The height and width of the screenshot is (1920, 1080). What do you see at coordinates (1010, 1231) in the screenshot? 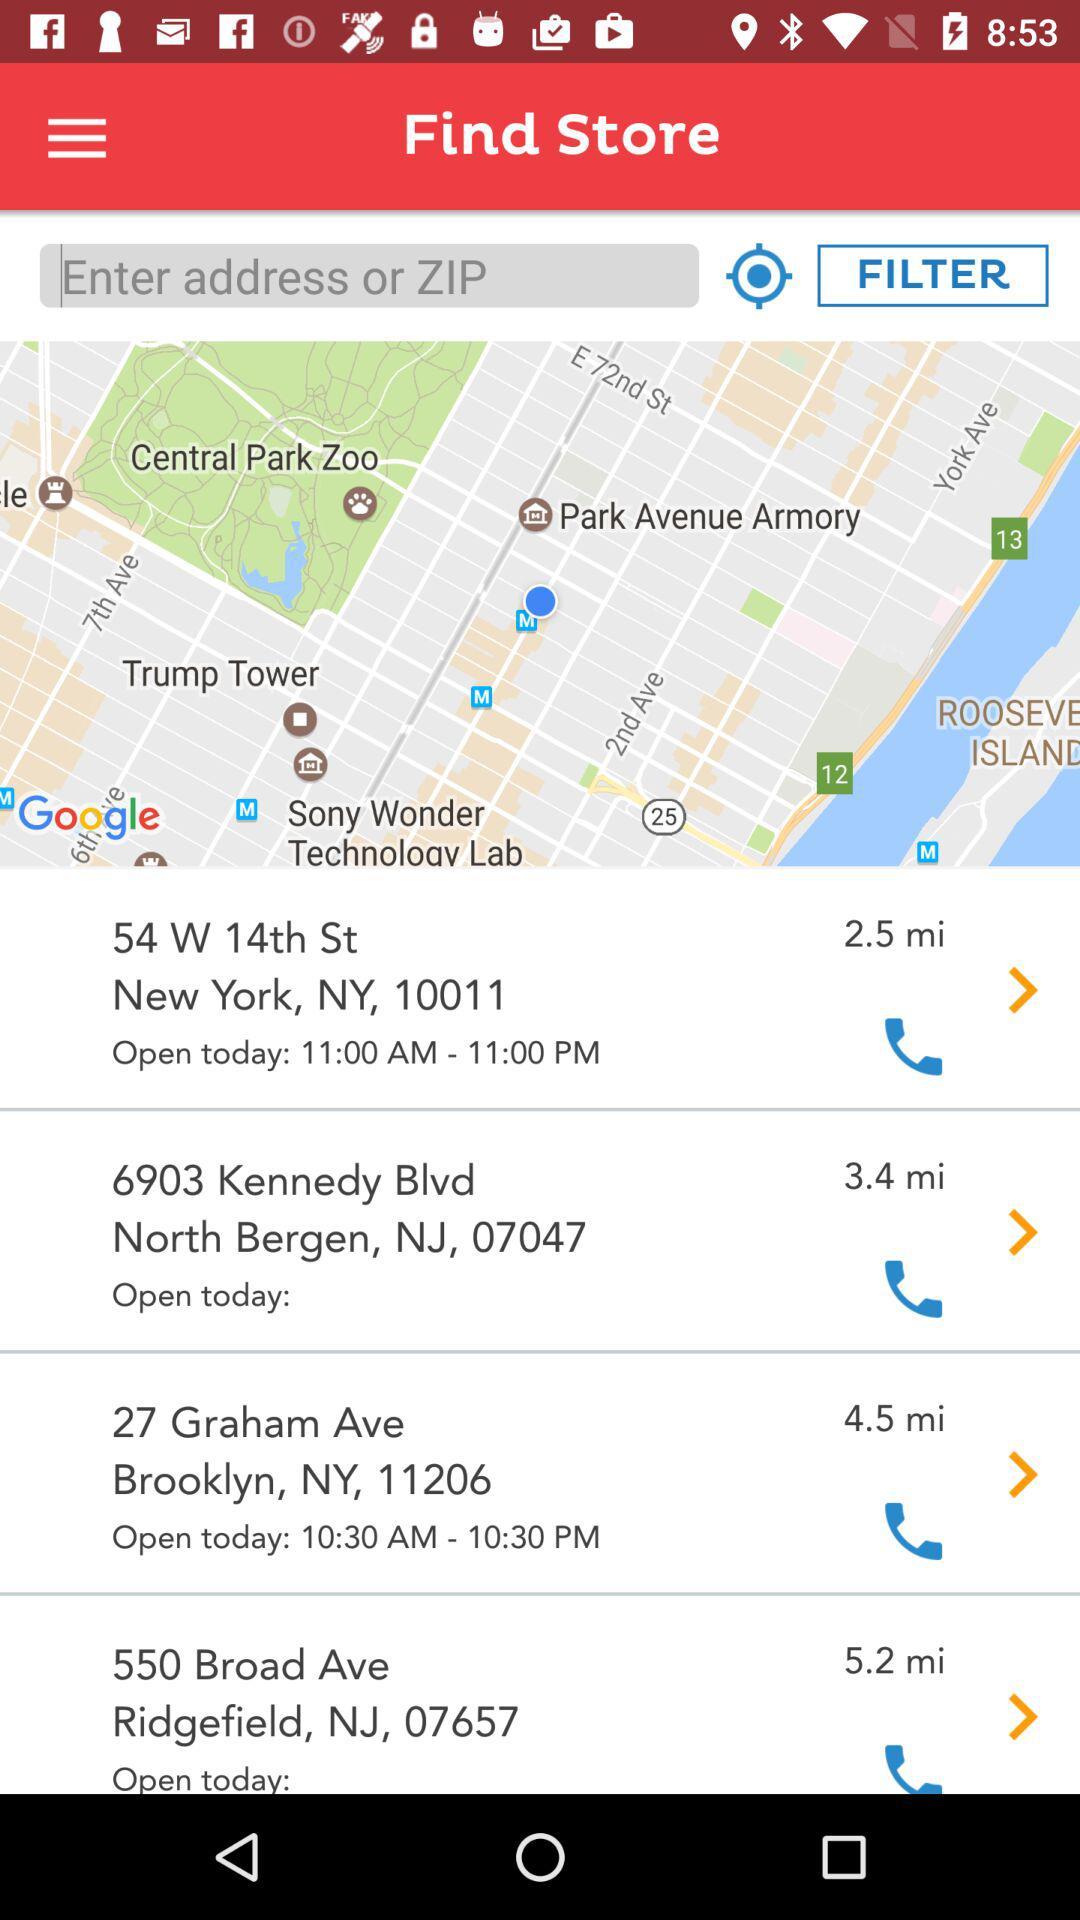
I see `the move forward button below 34 mi` at bounding box center [1010, 1231].